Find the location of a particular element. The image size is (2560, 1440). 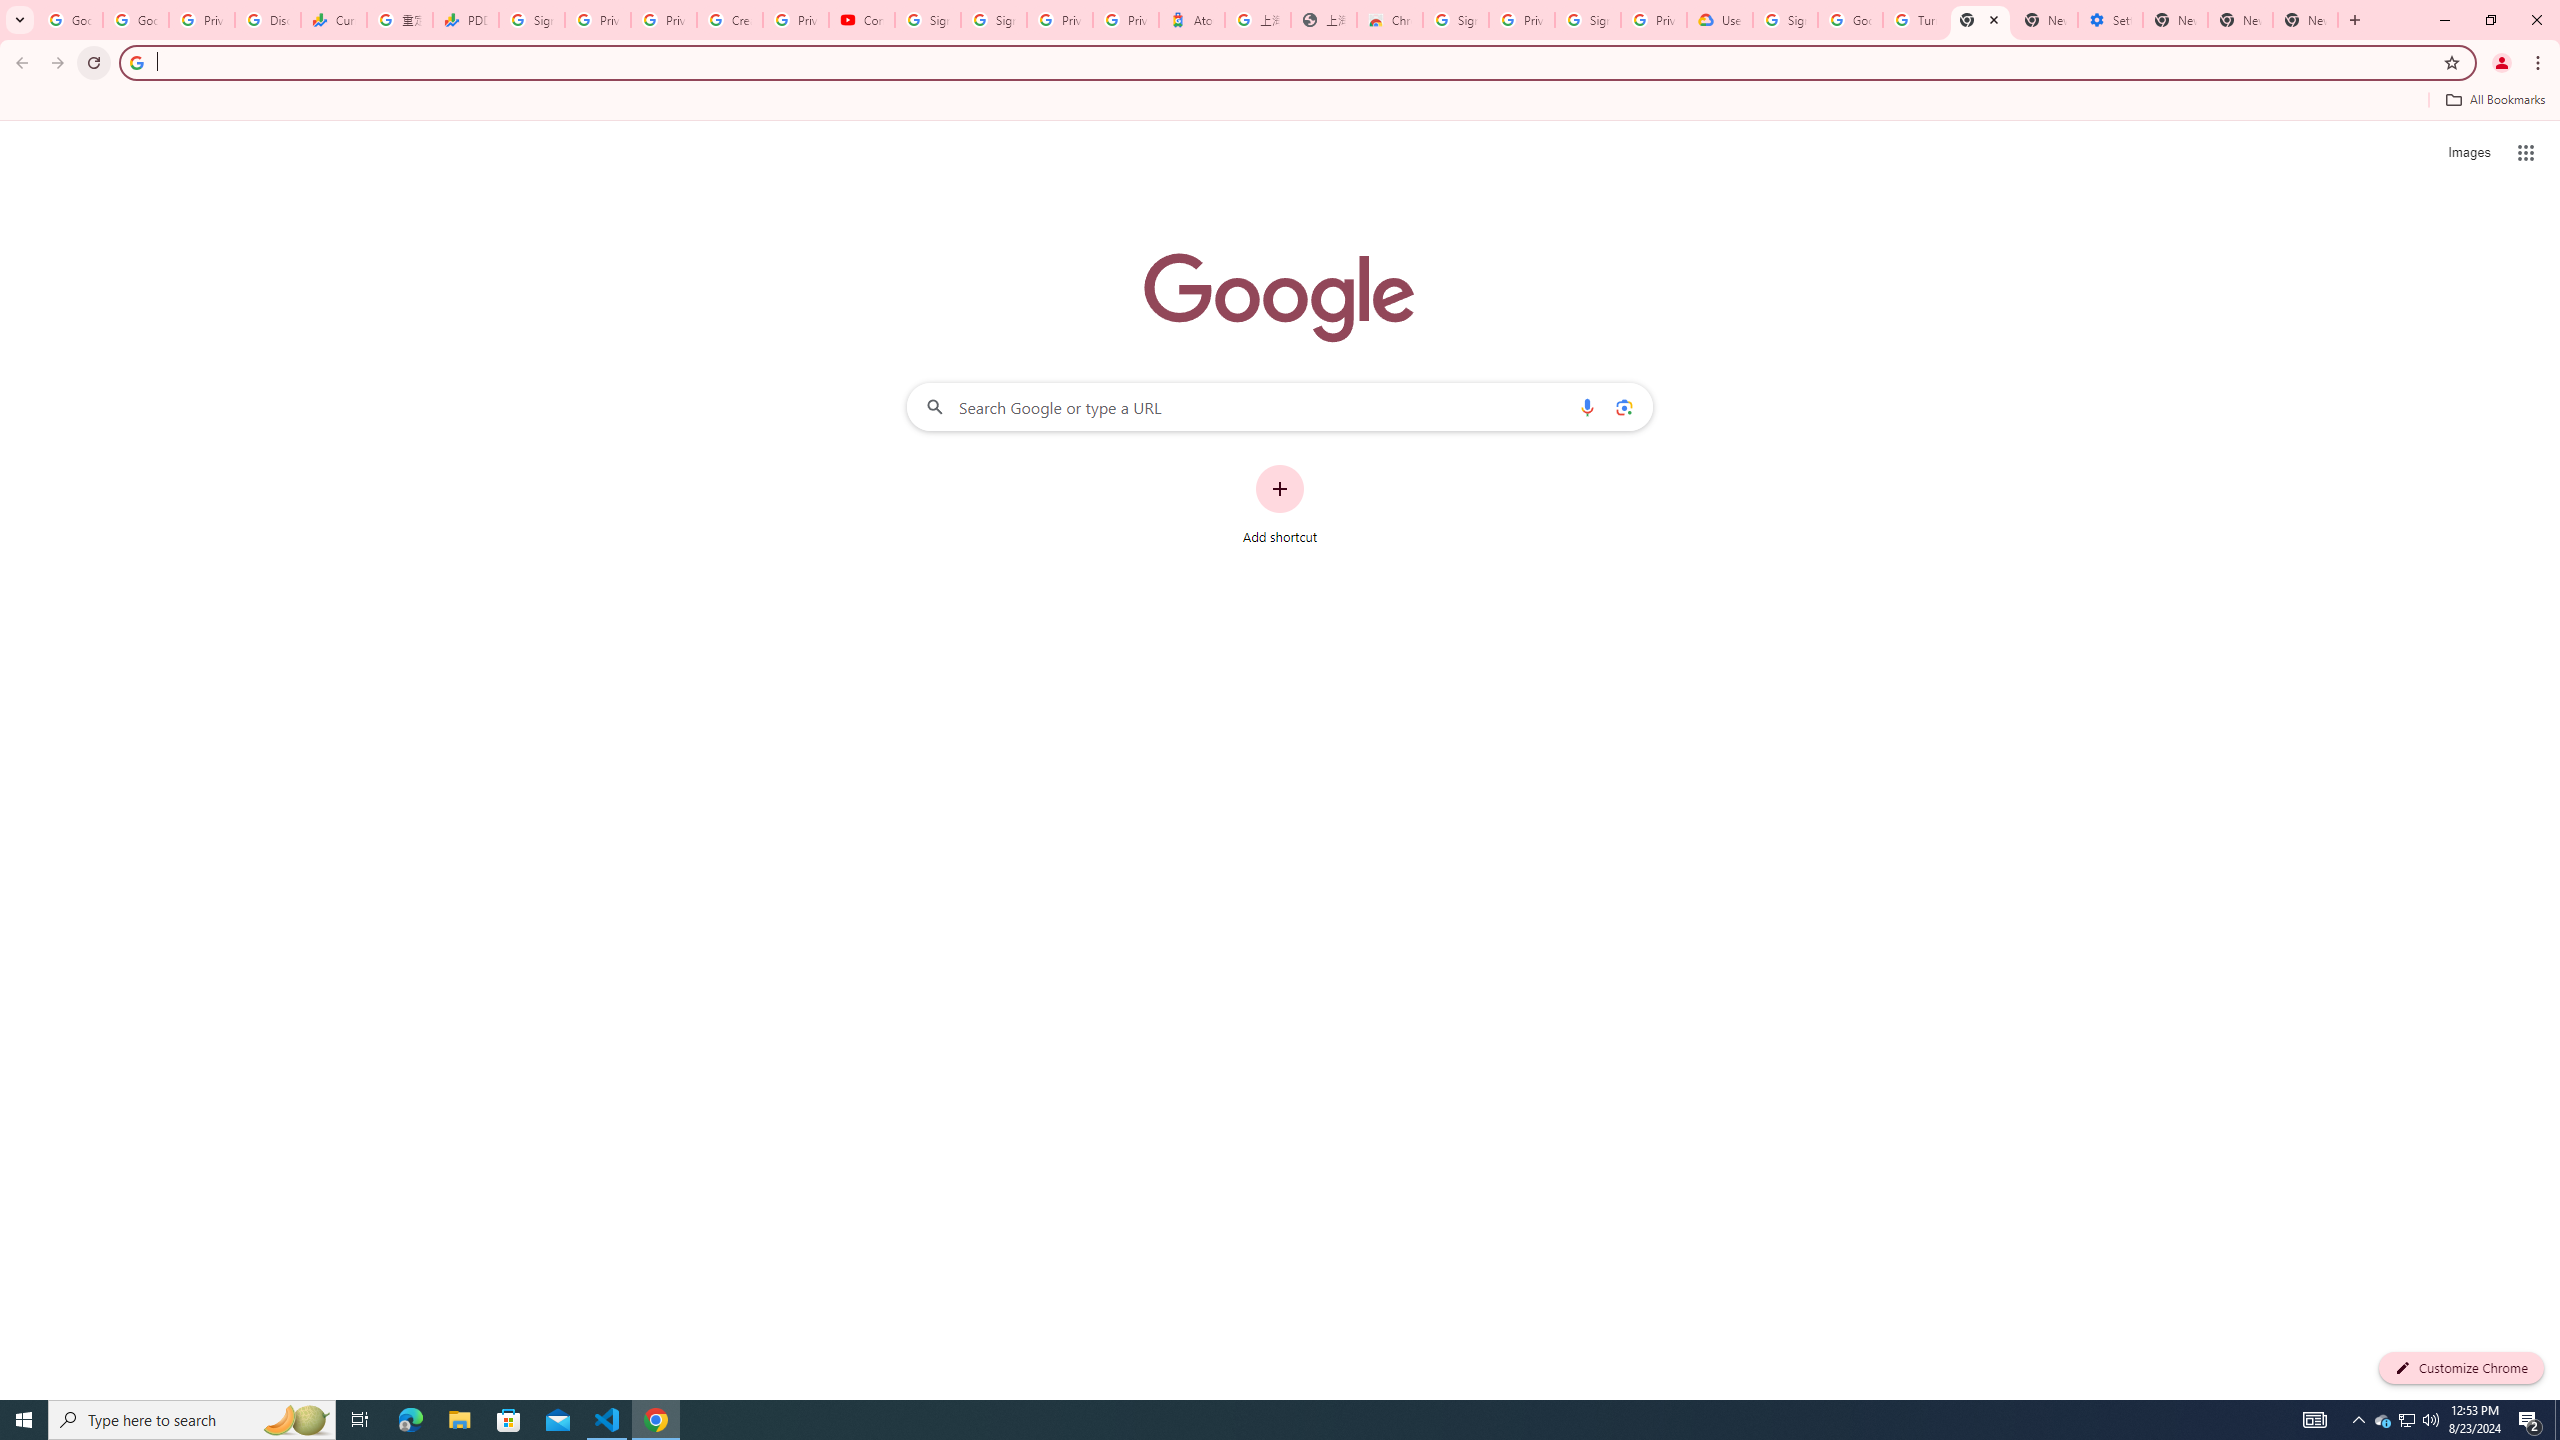

'Google Account Help' is located at coordinates (1850, 19).